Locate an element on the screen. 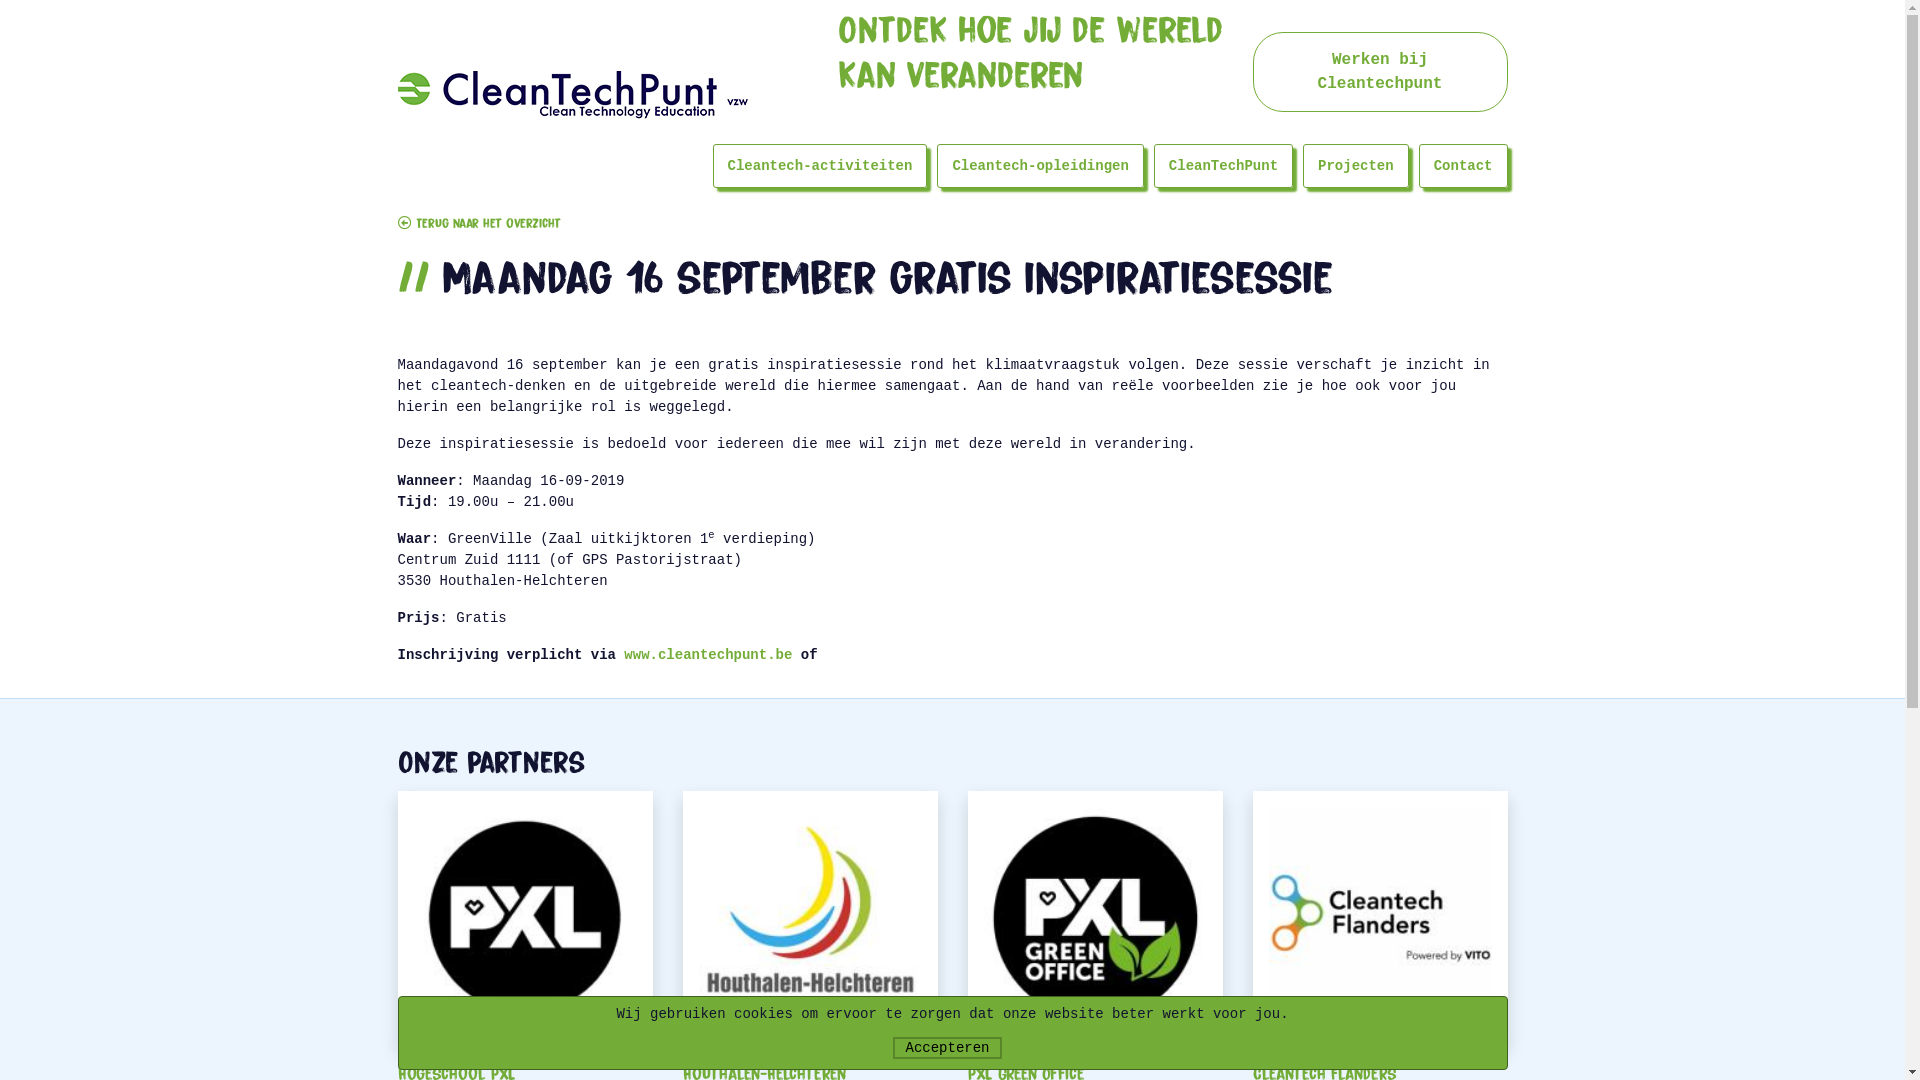 The width and height of the screenshot is (1920, 1080). 'Projecten' is located at coordinates (1356, 164).